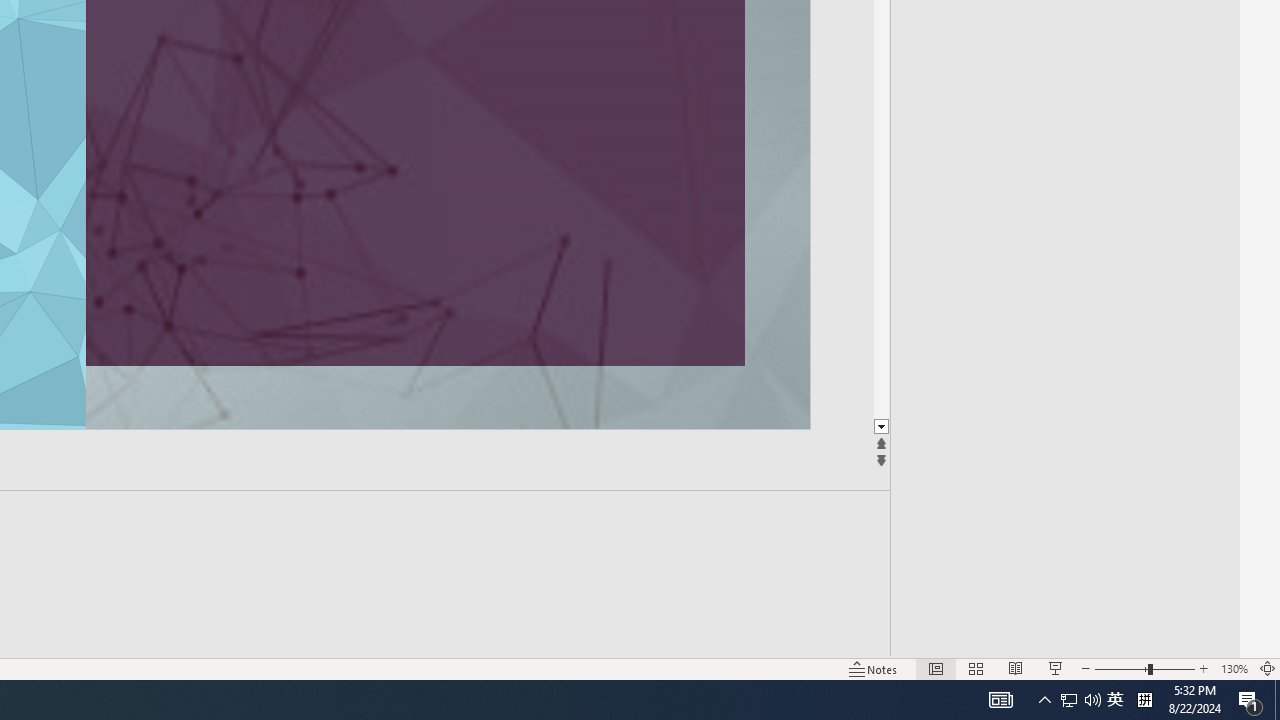 The height and width of the screenshot is (720, 1280). Describe the element at coordinates (1233, 669) in the screenshot. I see `'Zoom 130%'` at that location.